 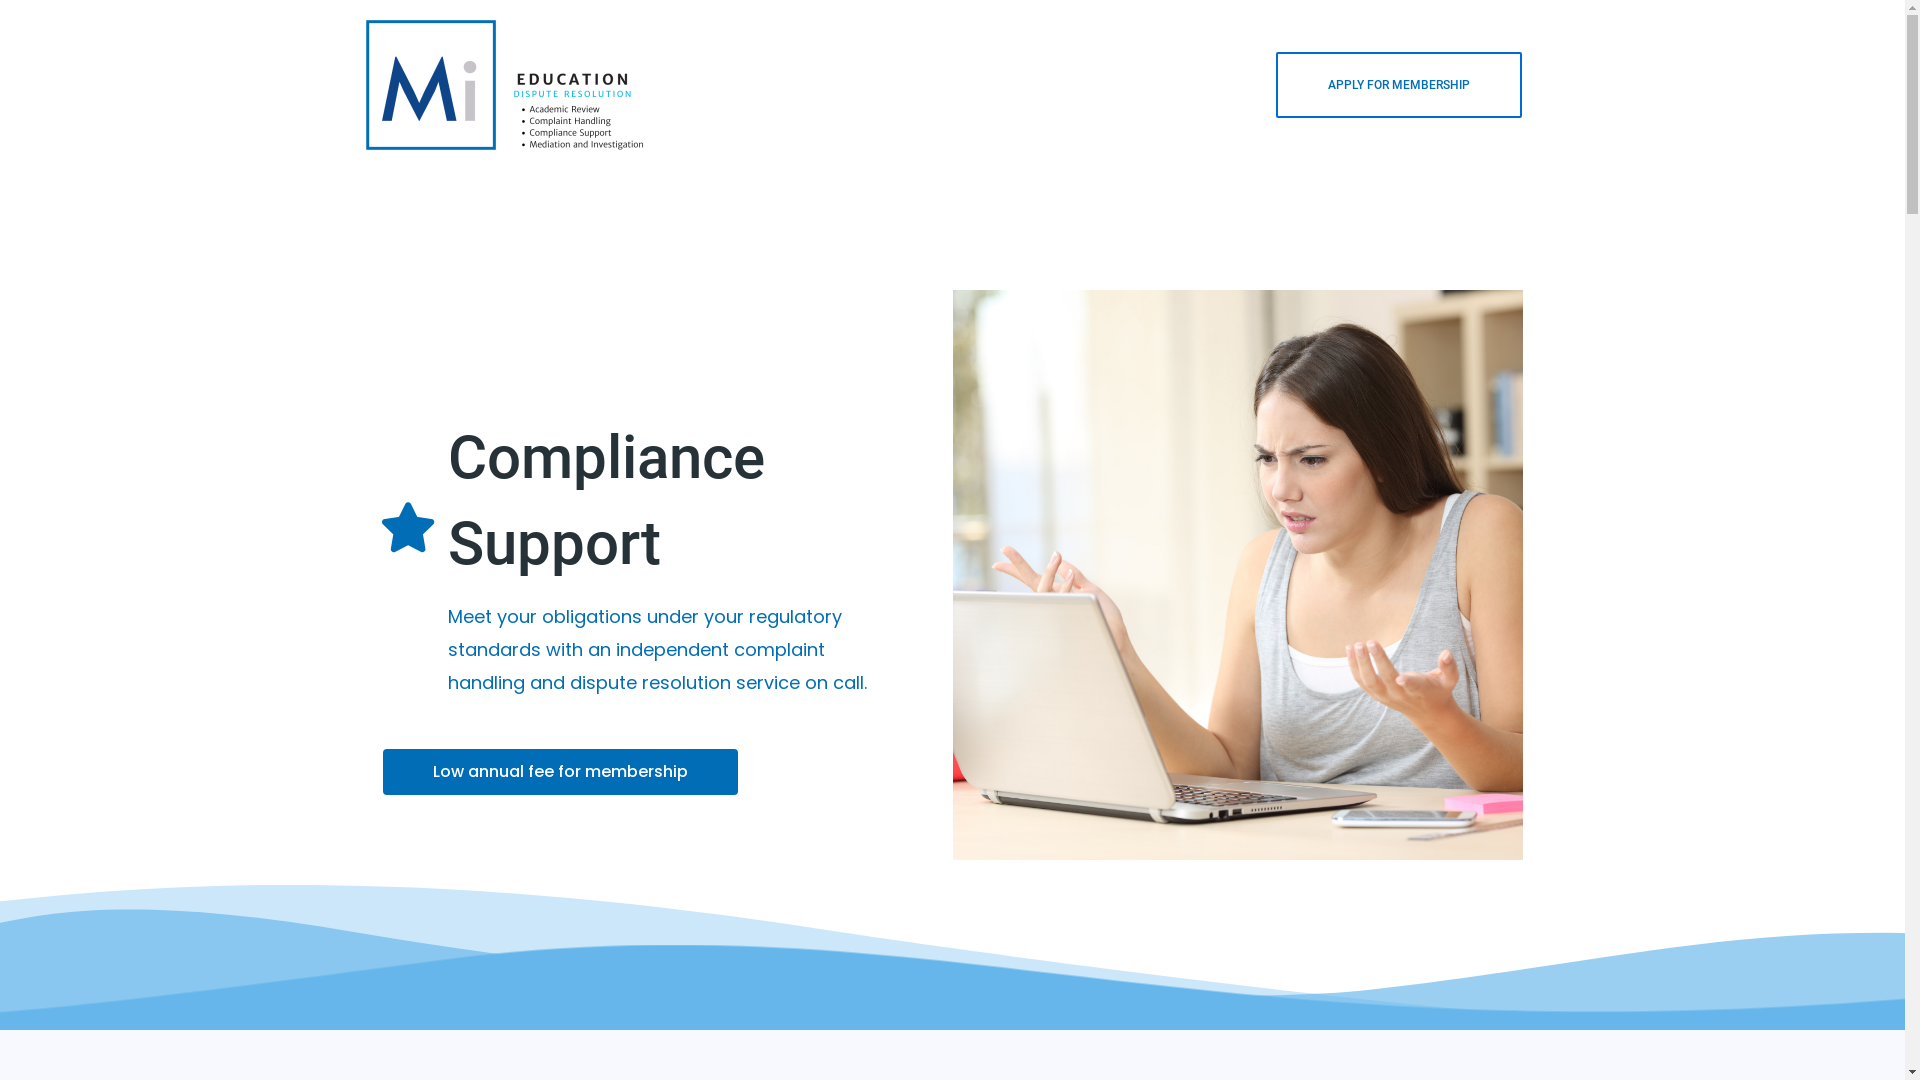 What do you see at coordinates (559, 770) in the screenshot?
I see `'Low annual fee for membership'` at bounding box center [559, 770].